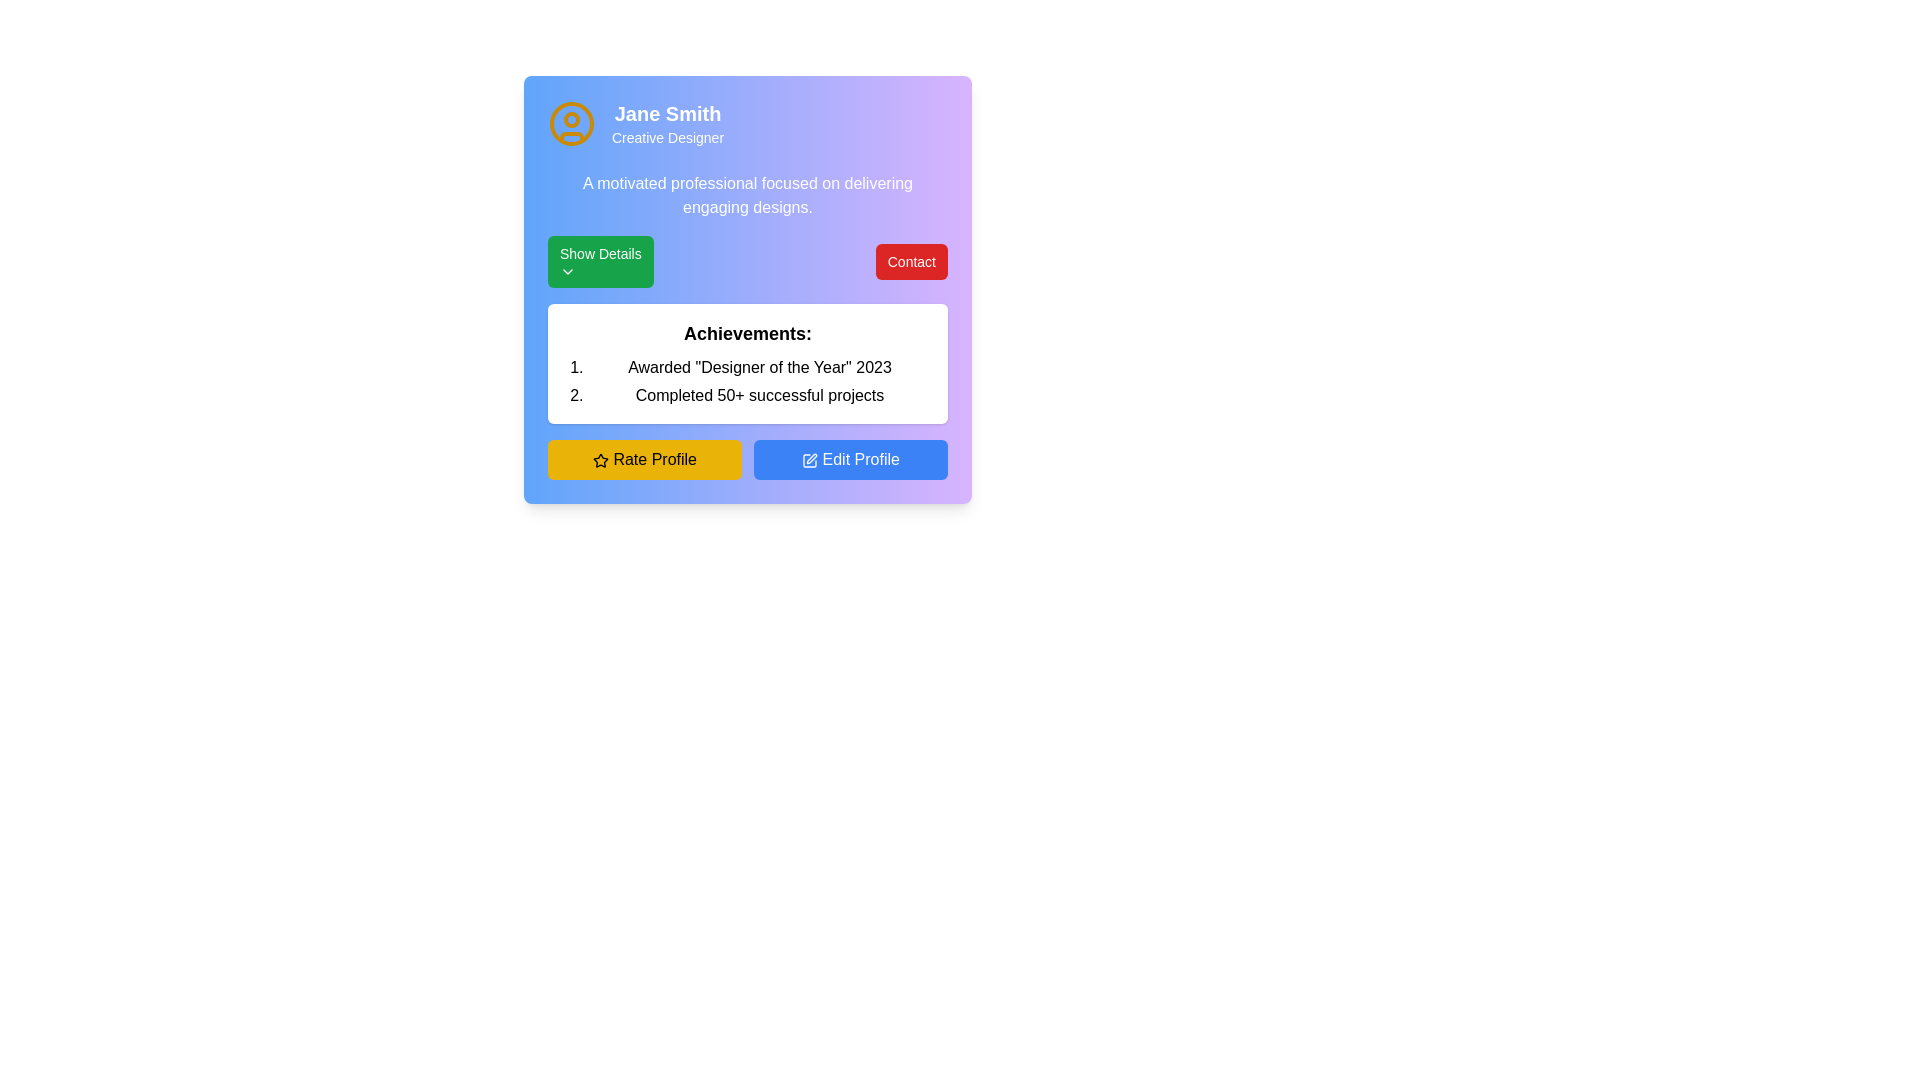 The image size is (1920, 1080). What do you see at coordinates (667, 123) in the screenshot?
I see `the 'Jane Smith' text label, which is styled in bold and larger font above the smaller 'Creative Designer' text, centered against a light blue background` at bounding box center [667, 123].